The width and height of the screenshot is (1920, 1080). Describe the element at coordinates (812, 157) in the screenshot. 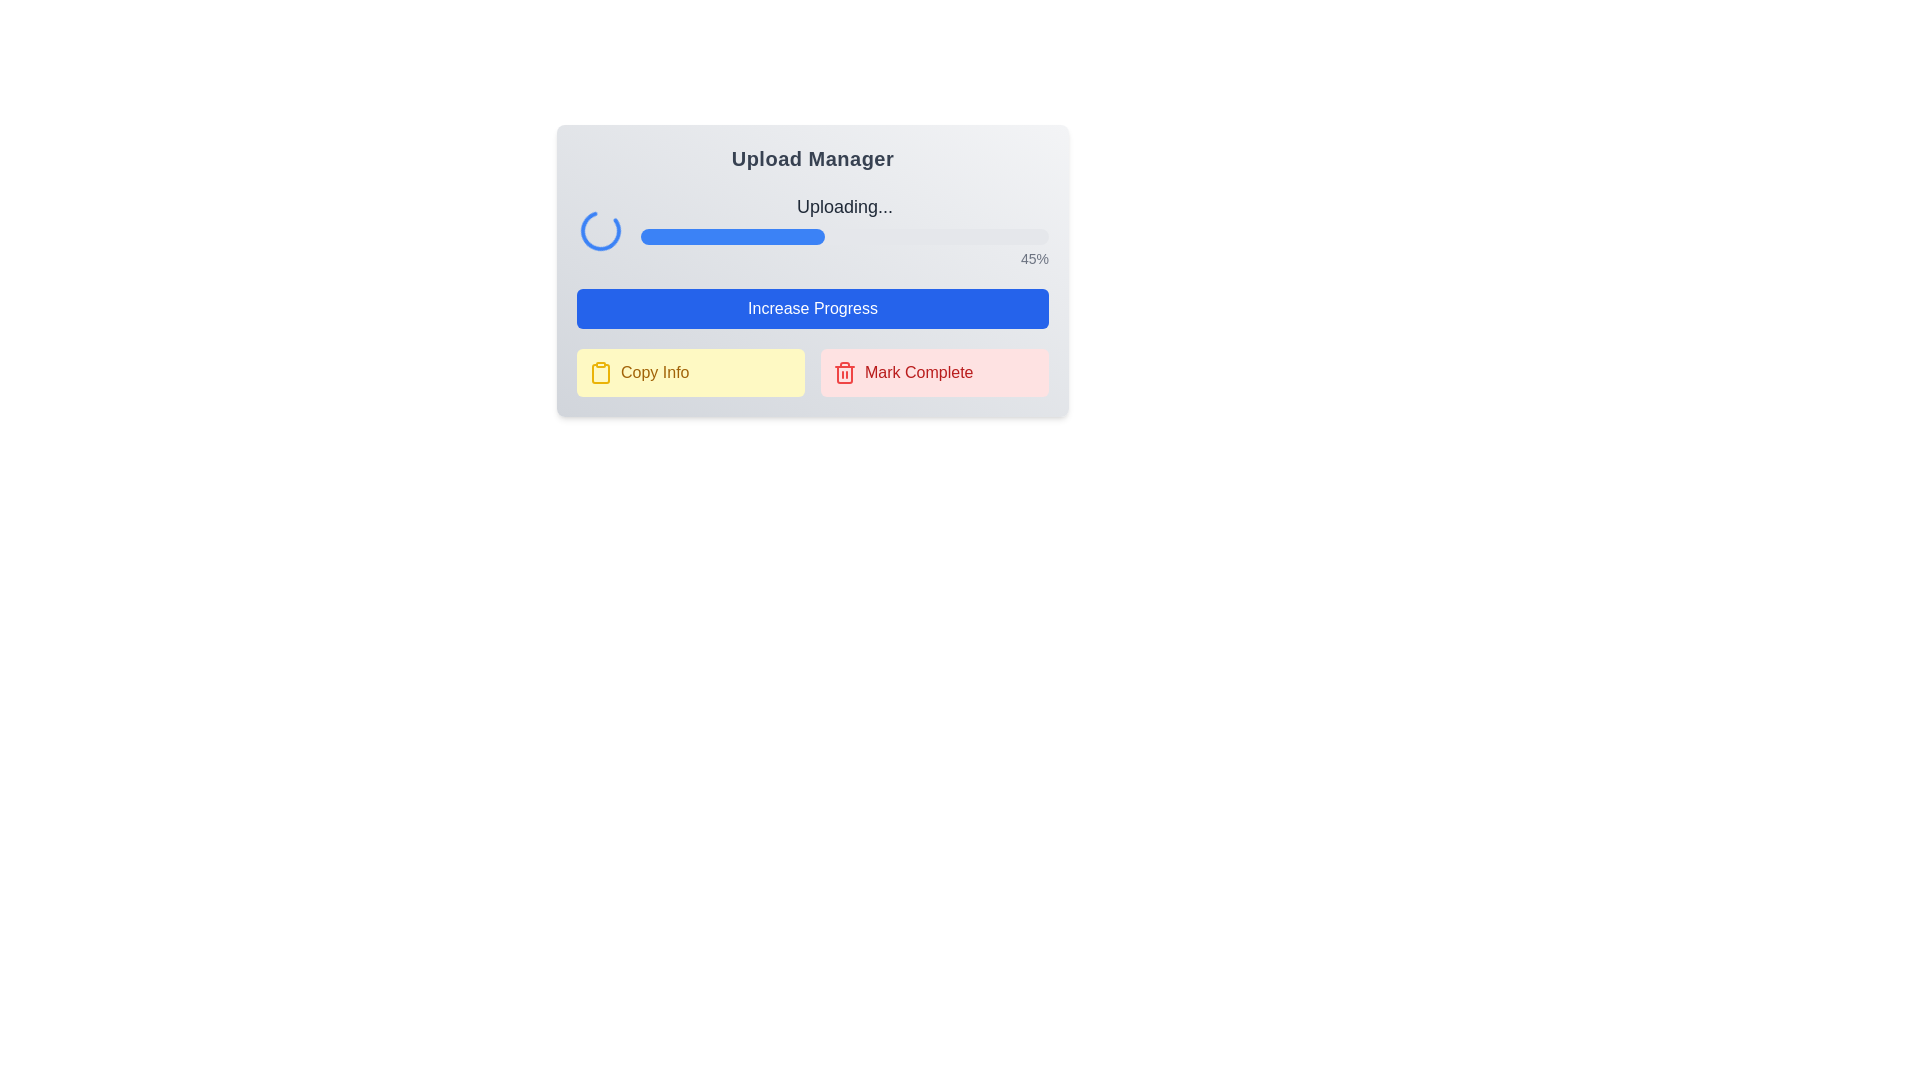

I see `the bold, extra-large title text 'Upload Manager' at the top of the interface` at that location.